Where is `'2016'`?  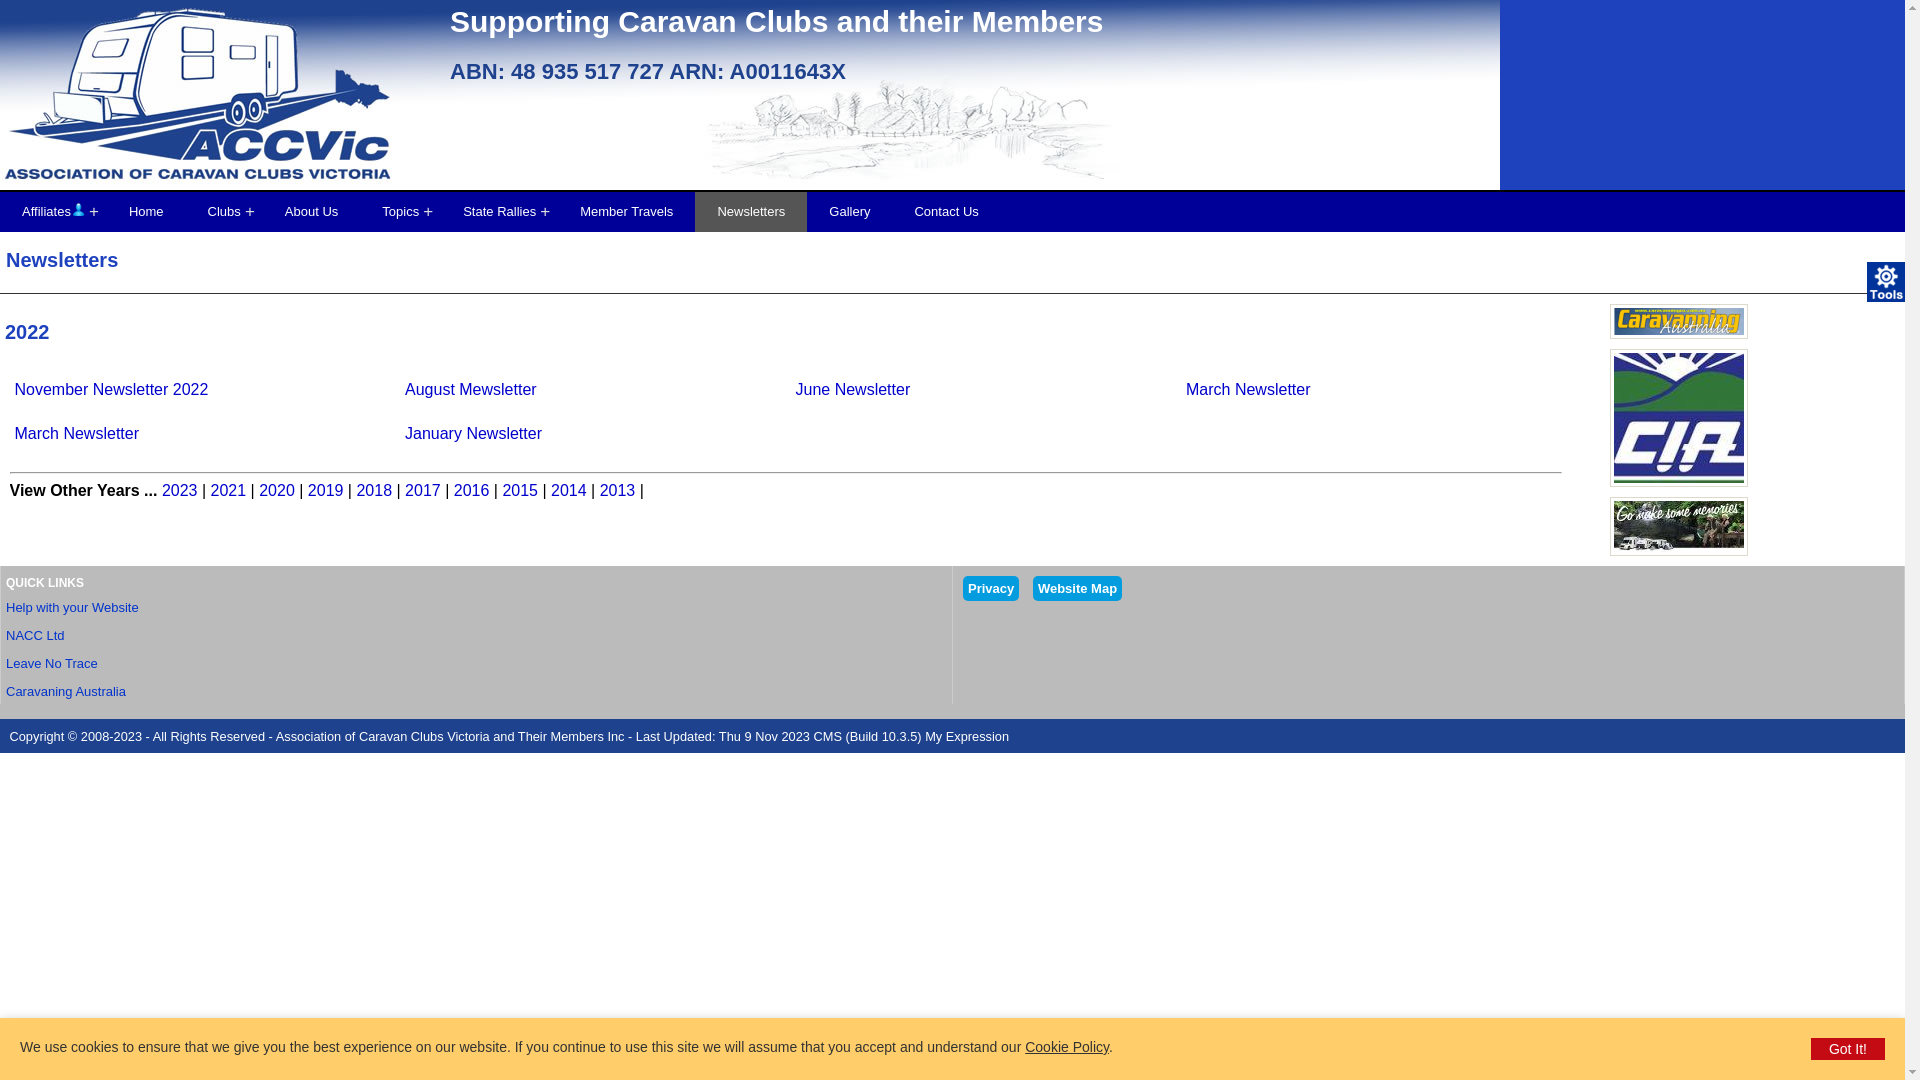
'2016' is located at coordinates (470, 490).